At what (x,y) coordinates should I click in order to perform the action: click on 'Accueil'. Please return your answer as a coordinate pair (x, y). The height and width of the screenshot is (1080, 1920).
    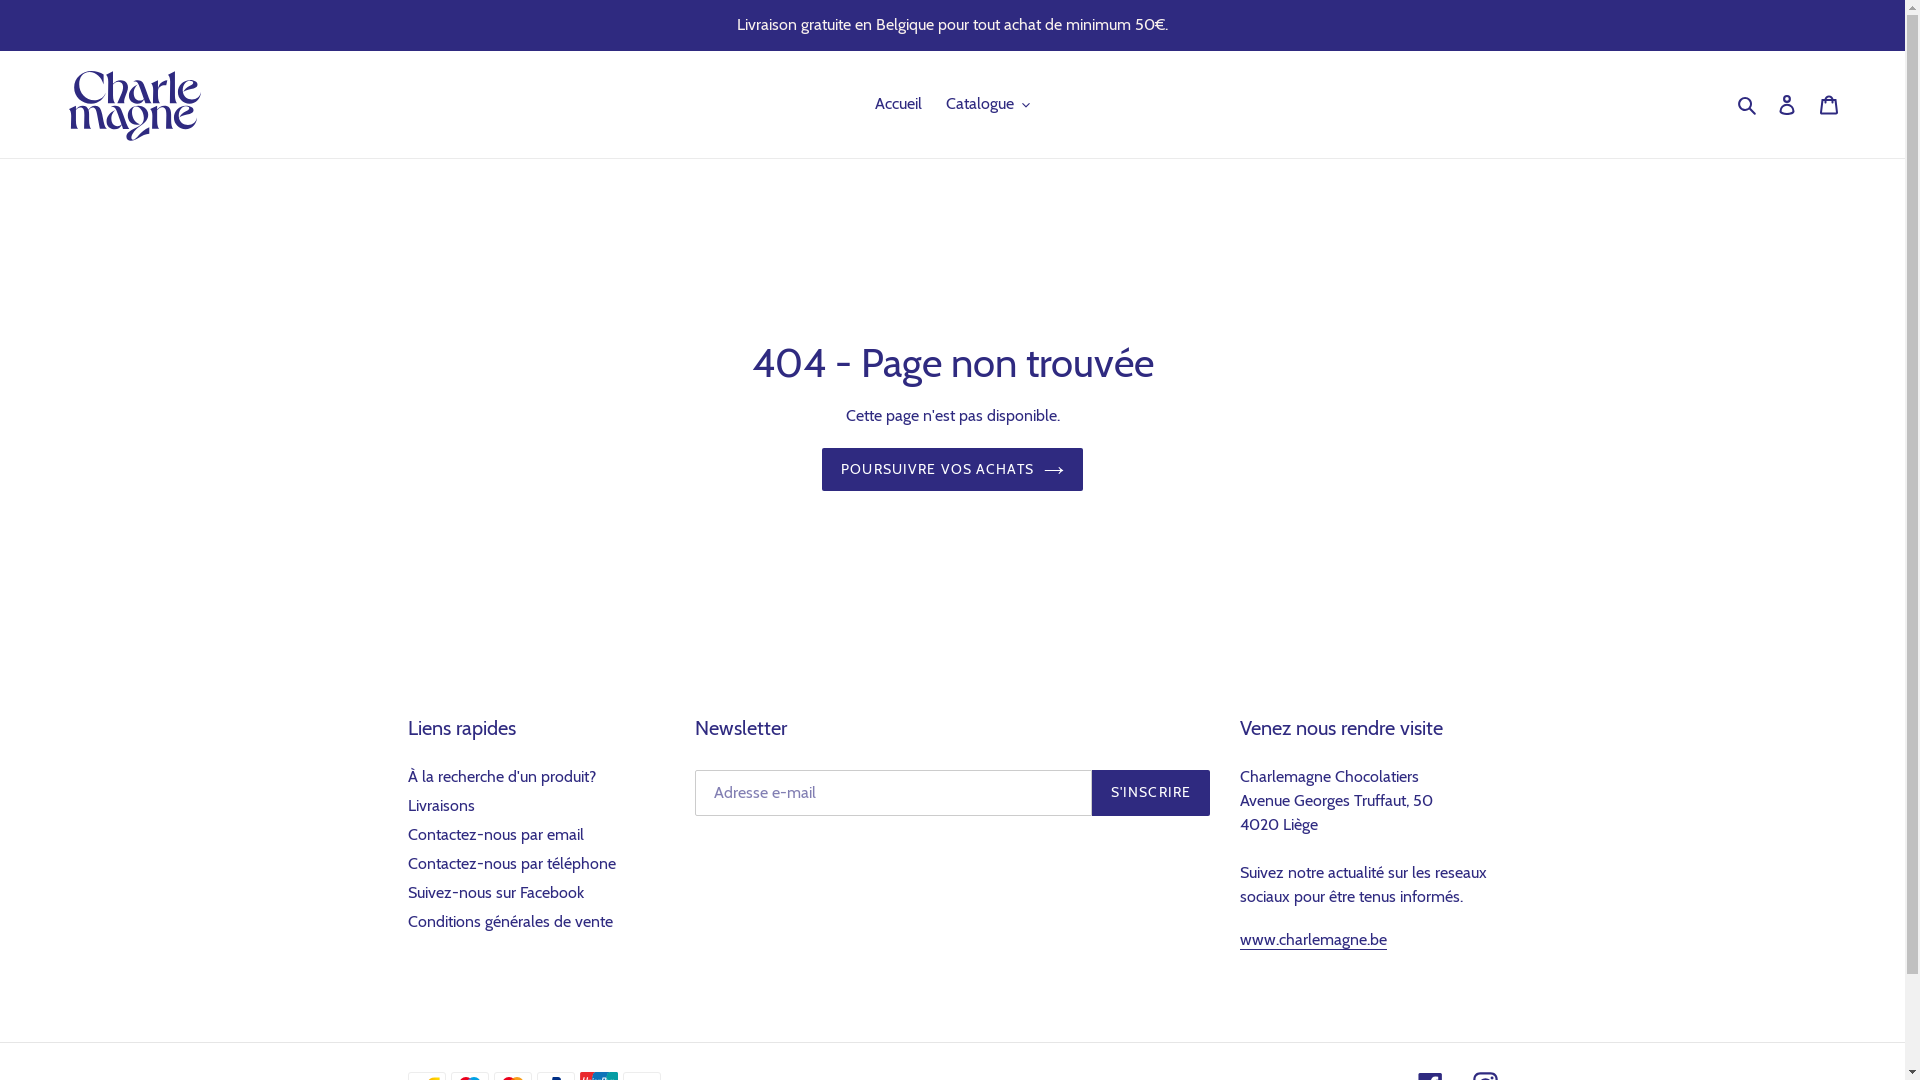
    Looking at the image, I should click on (897, 104).